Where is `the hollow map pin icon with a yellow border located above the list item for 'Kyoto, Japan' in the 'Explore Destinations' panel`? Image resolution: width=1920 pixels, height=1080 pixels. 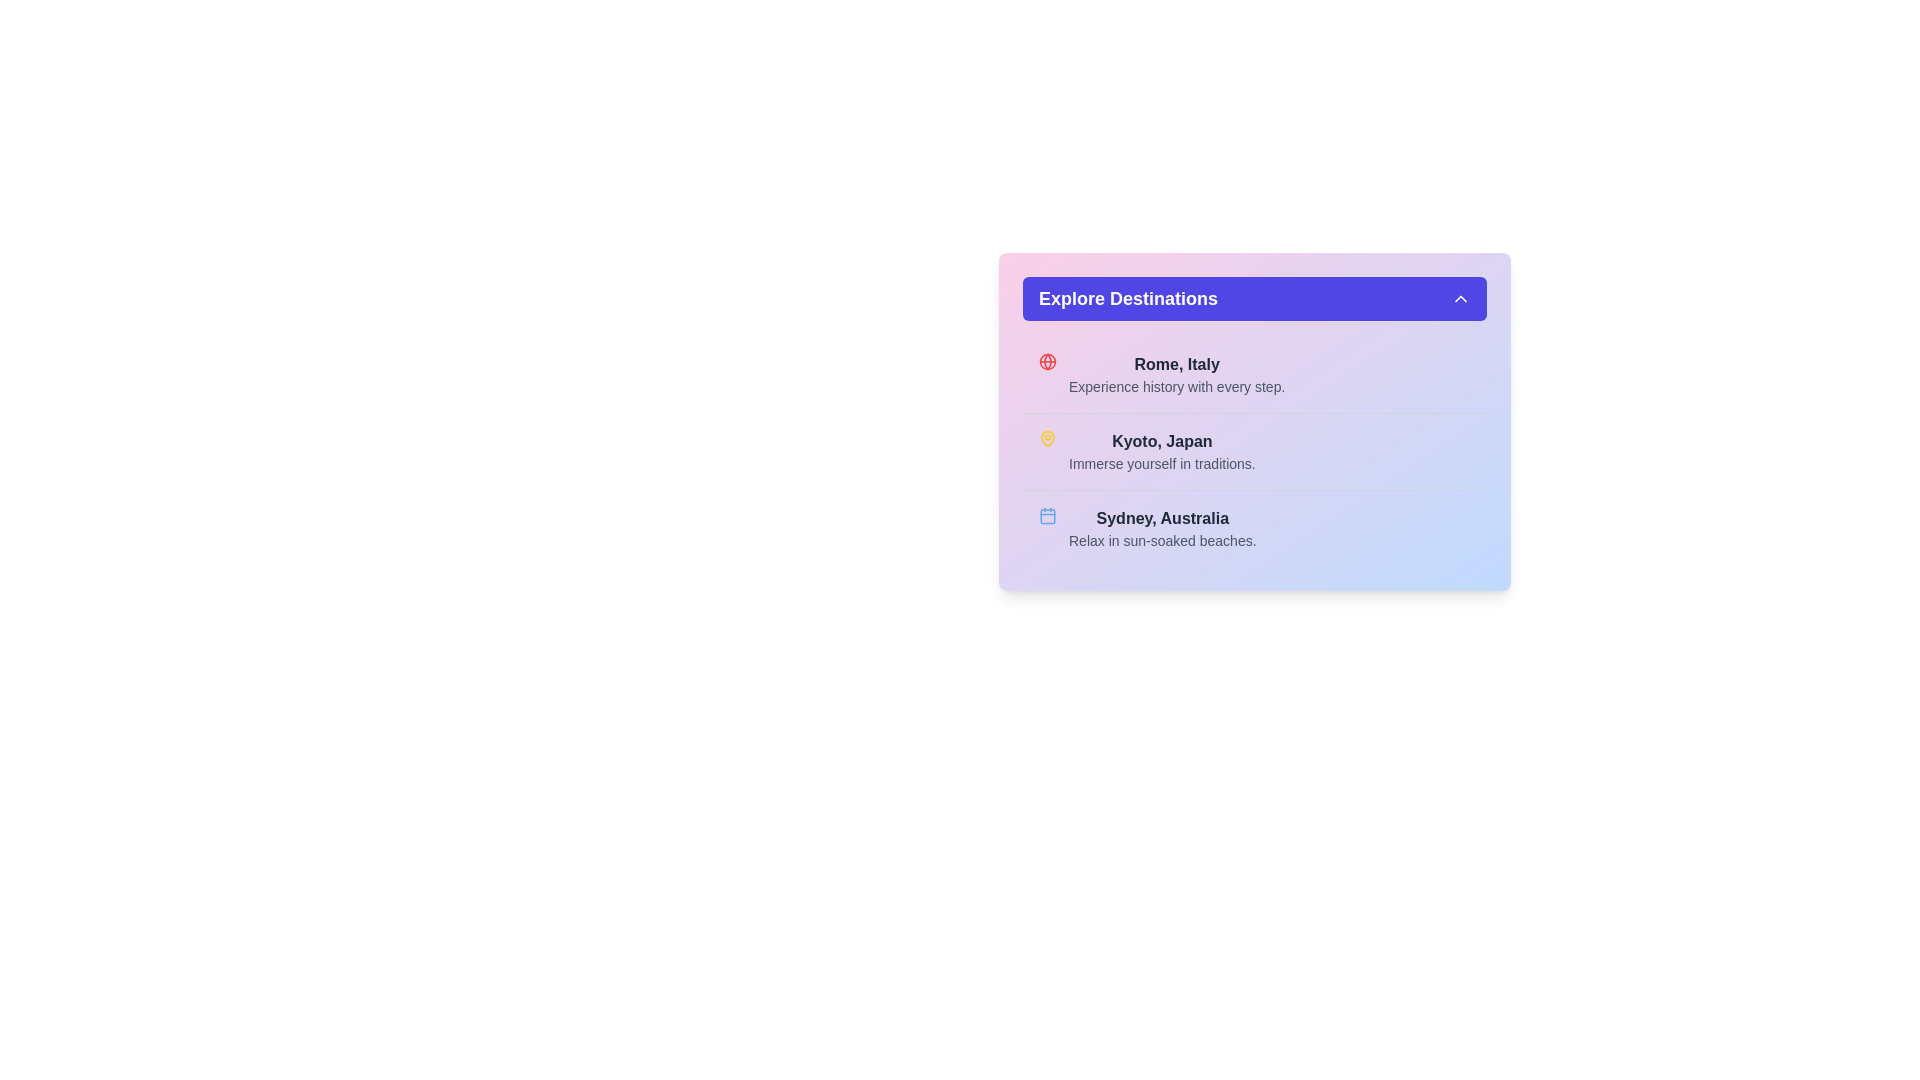
the hollow map pin icon with a yellow border located above the list item for 'Kyoto, Japan' in the 'Explore Destinations' panel is located at coordinates (1046, 438).